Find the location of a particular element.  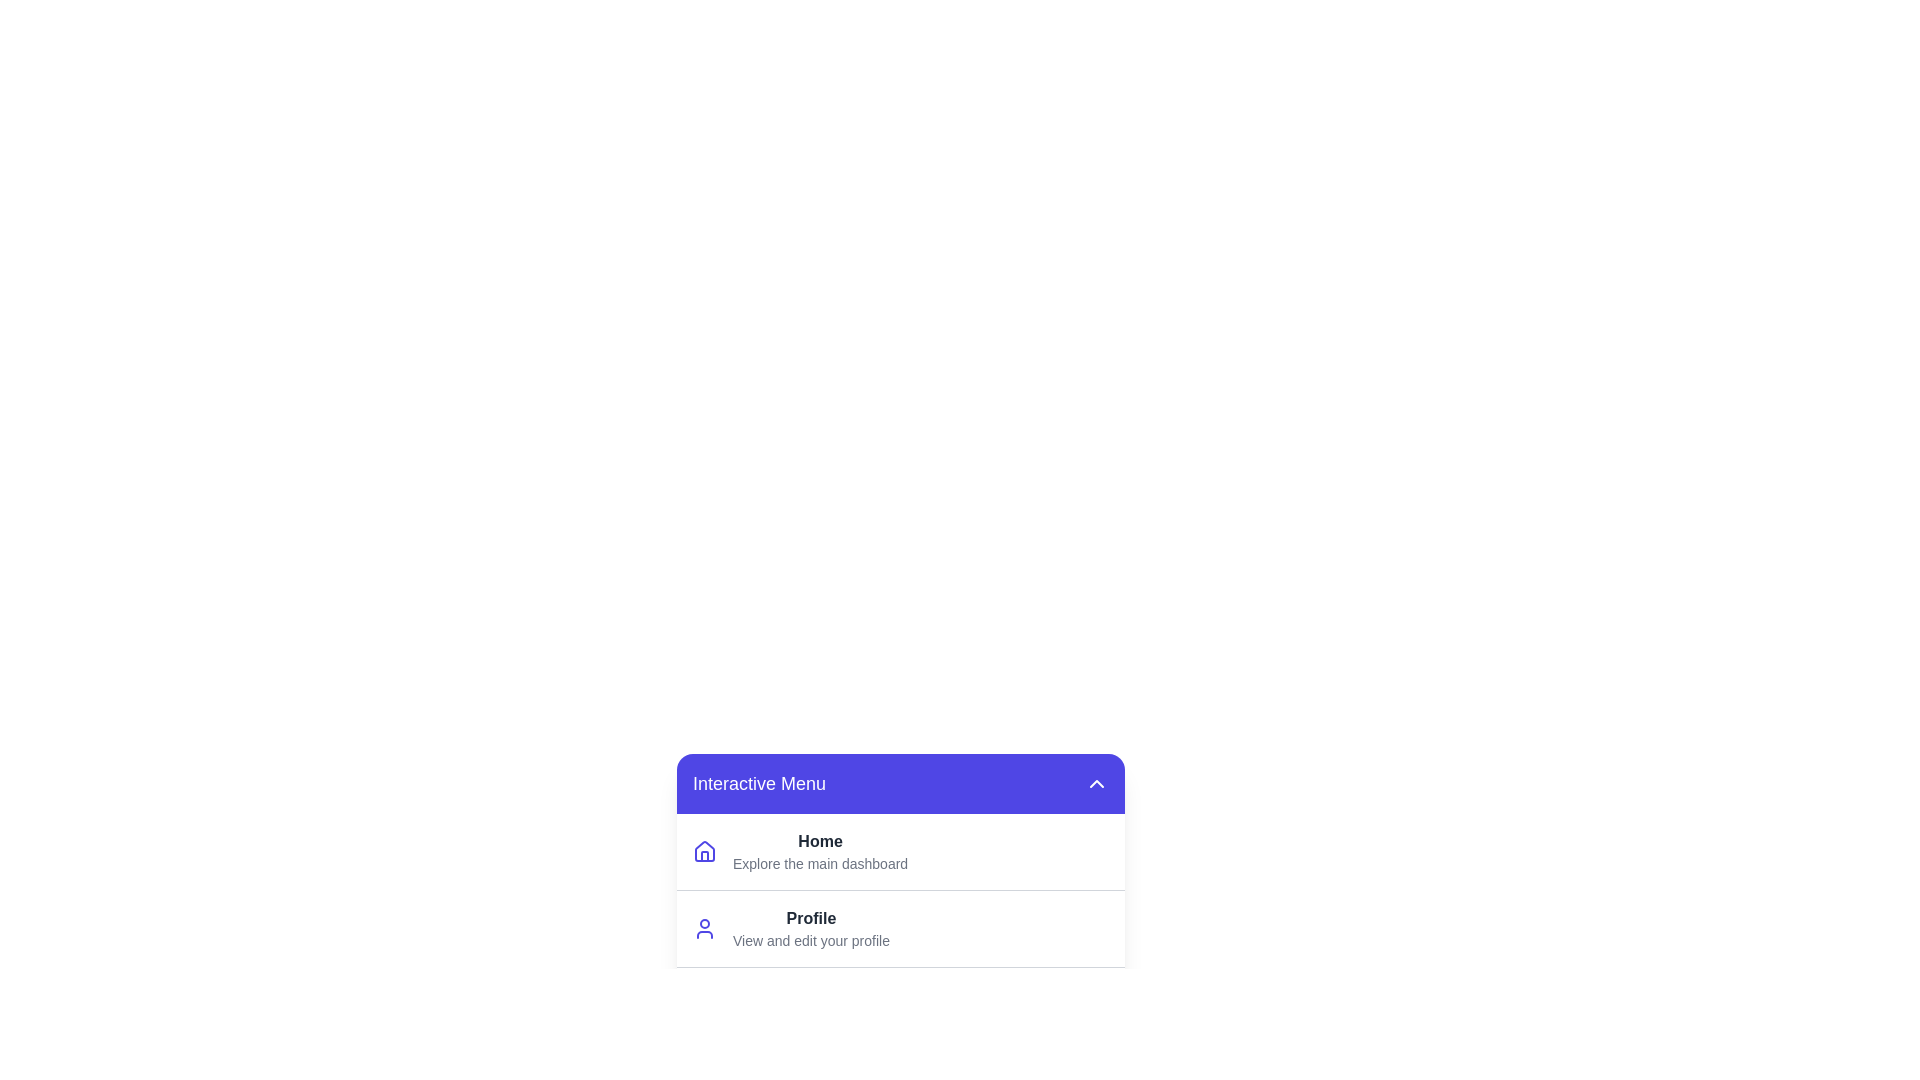

the menu item Home to view its details is located at coordinates (820, 841).